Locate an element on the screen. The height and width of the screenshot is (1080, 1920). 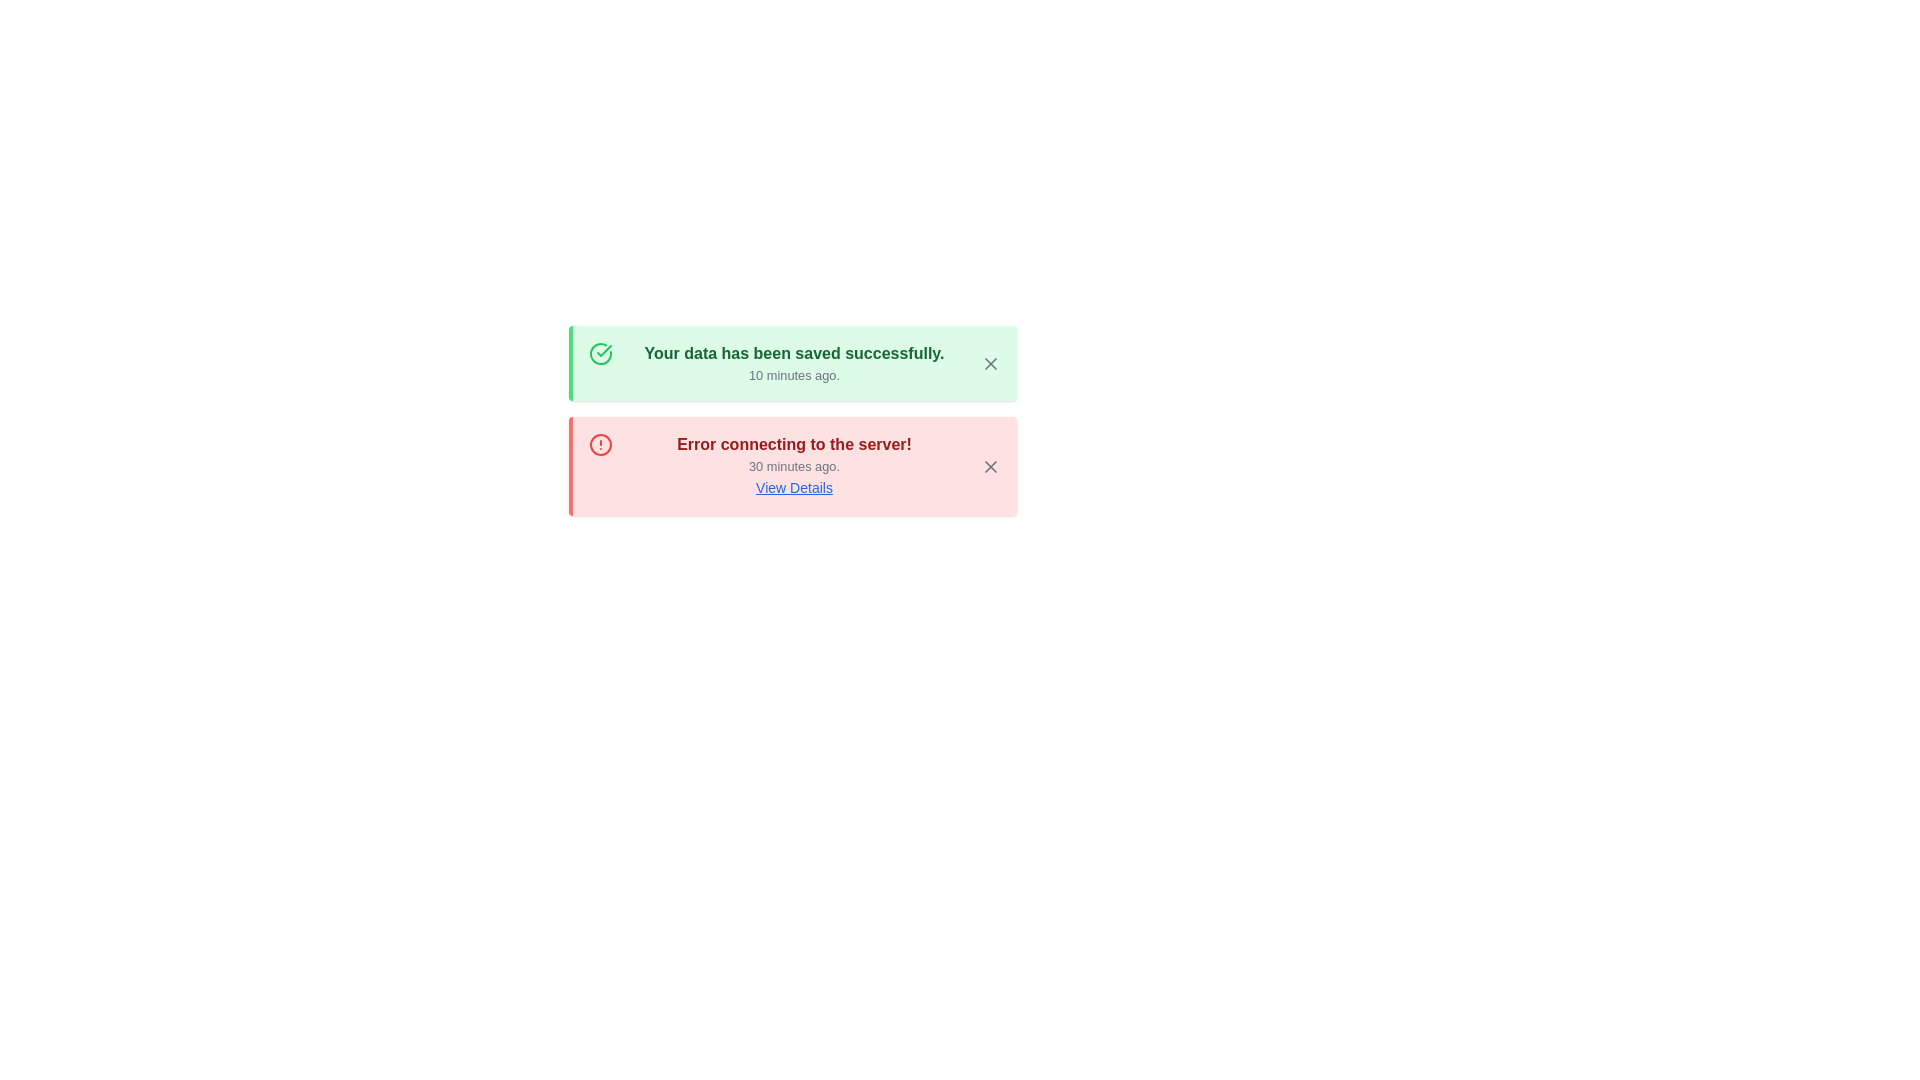
the 'View Details' text link, which is underlined and blue, located in the notification section at the bottom right corner is located at coordinates (793, 488).